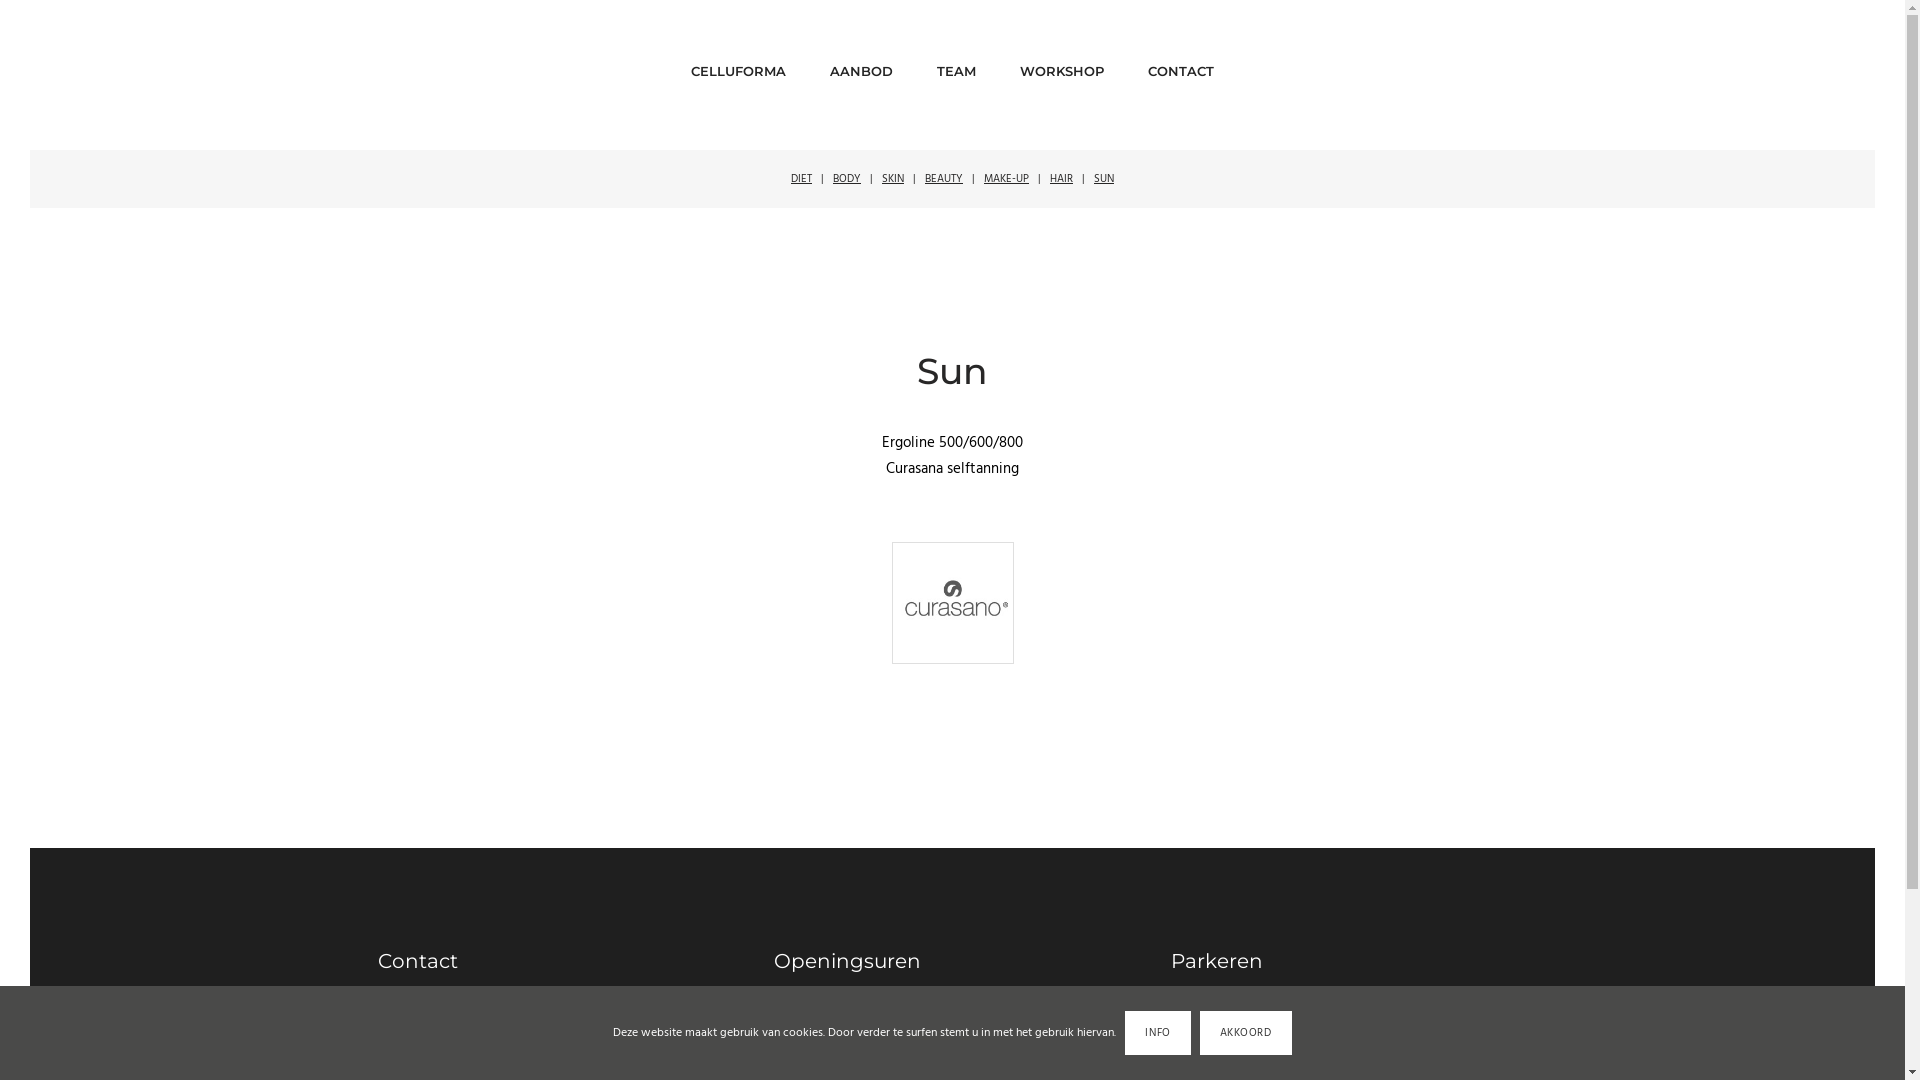  Describe the element at coordinates (378, 1021) in the screenshot. I see `'info@celluforma.be'` at that location.